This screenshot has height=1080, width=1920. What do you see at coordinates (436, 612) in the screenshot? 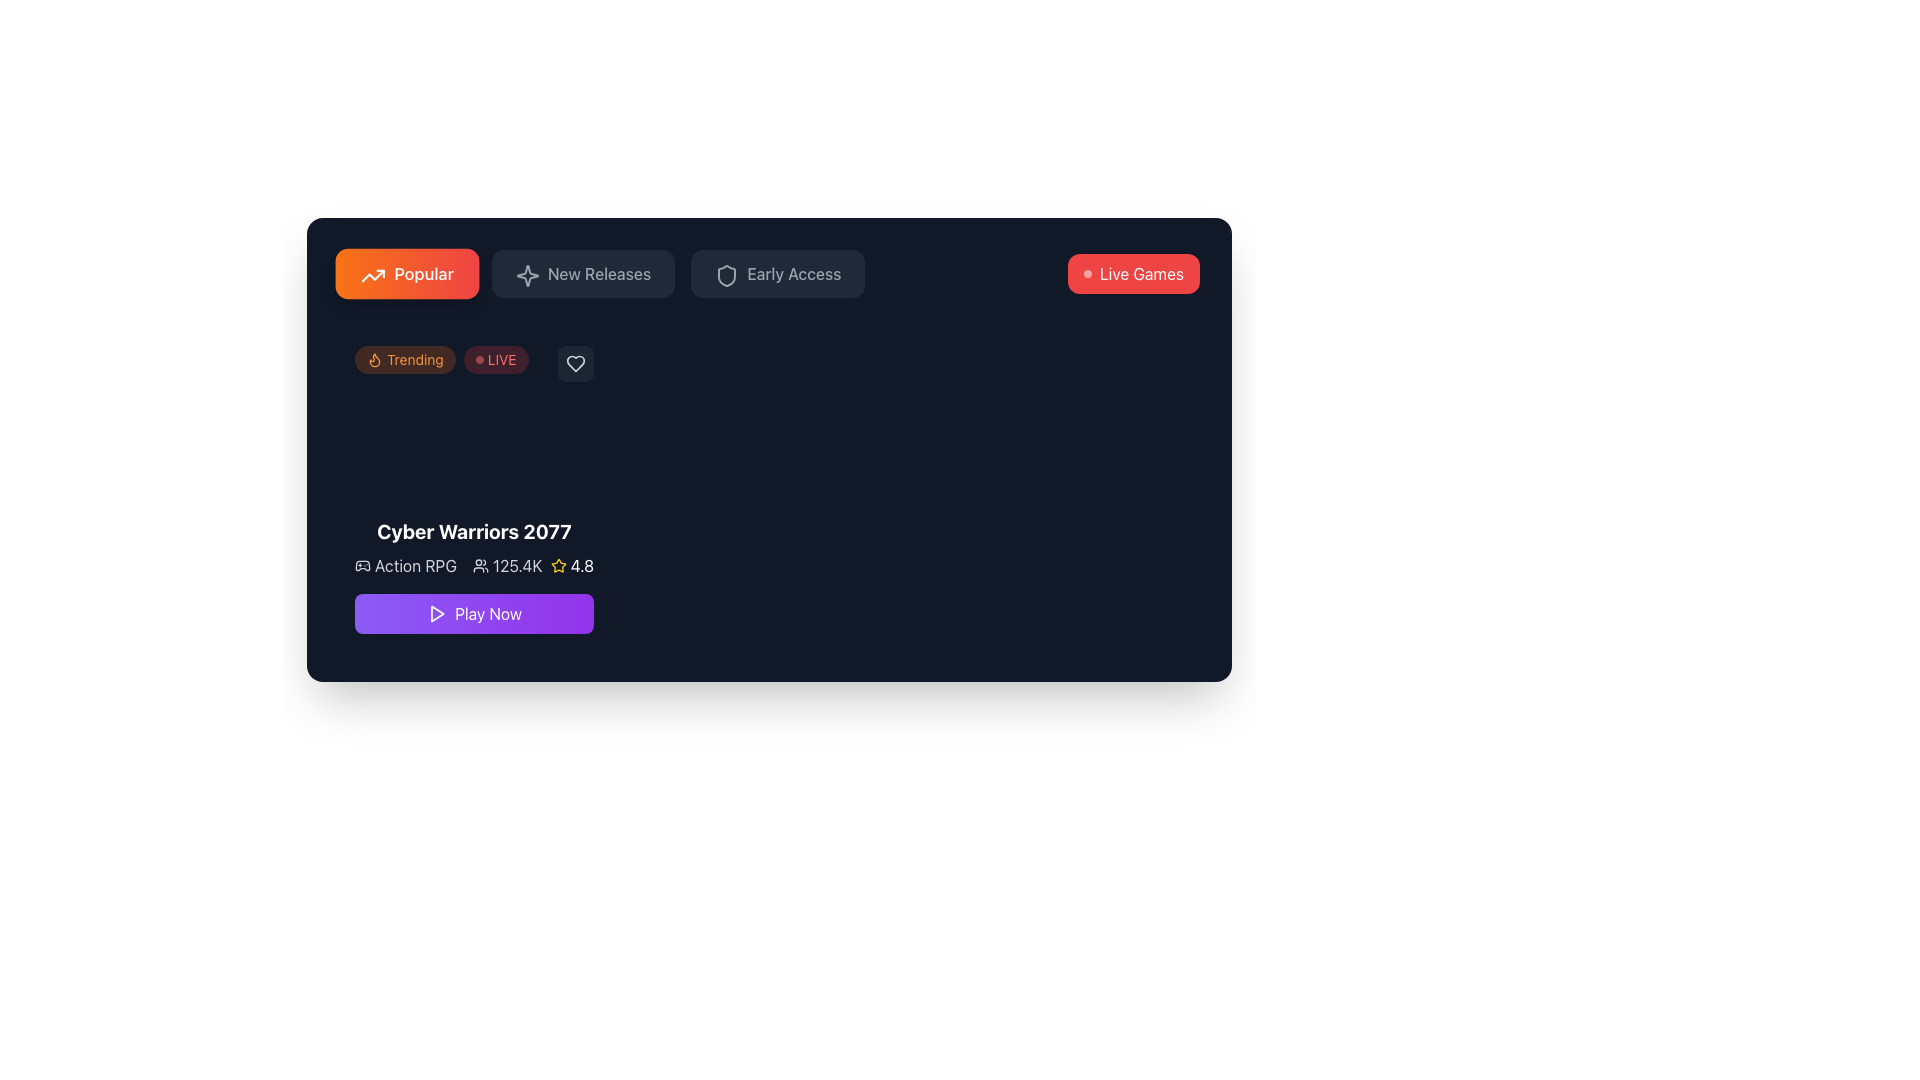
I see `the triangular play icon located within the purple 'Play Now' button at the bottom of the card component` at bounding box center [436, 612].